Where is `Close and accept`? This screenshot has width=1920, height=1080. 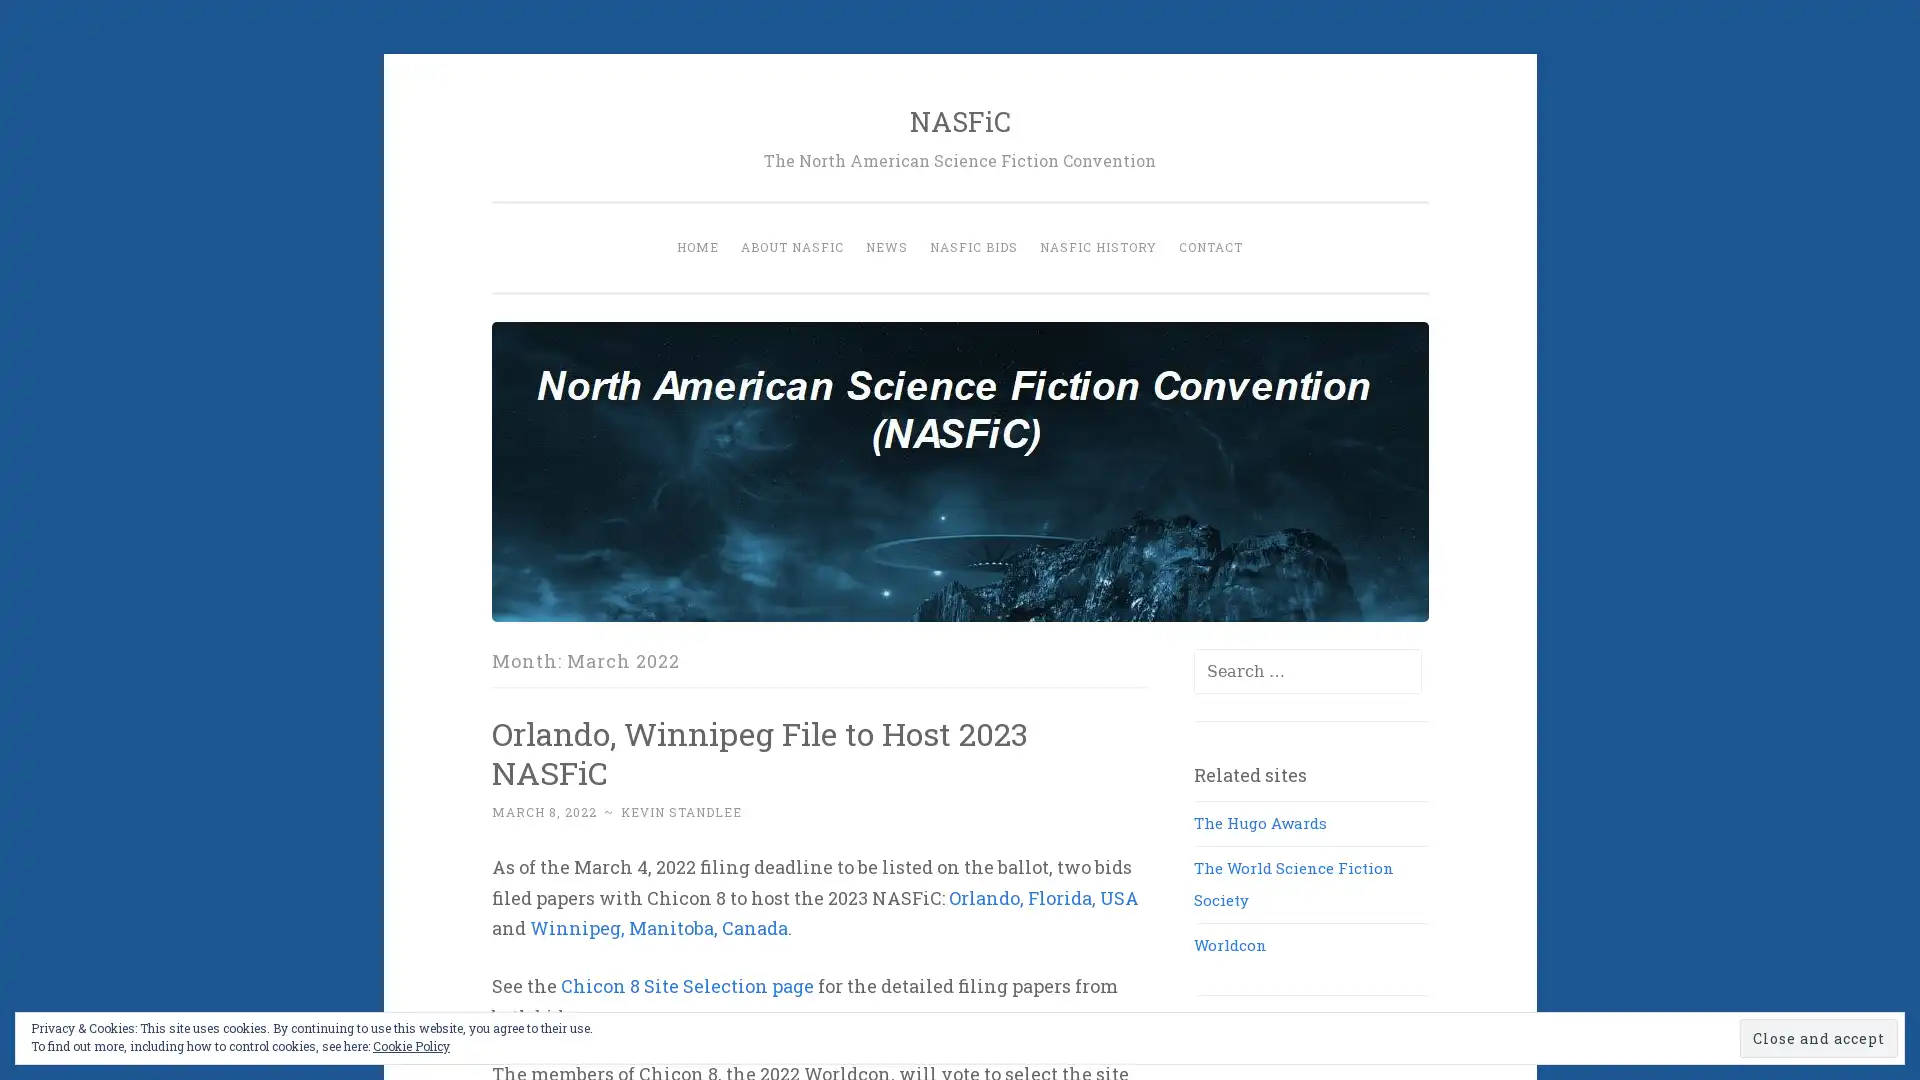
Close and accept is located at coordinates (1819, 1037).